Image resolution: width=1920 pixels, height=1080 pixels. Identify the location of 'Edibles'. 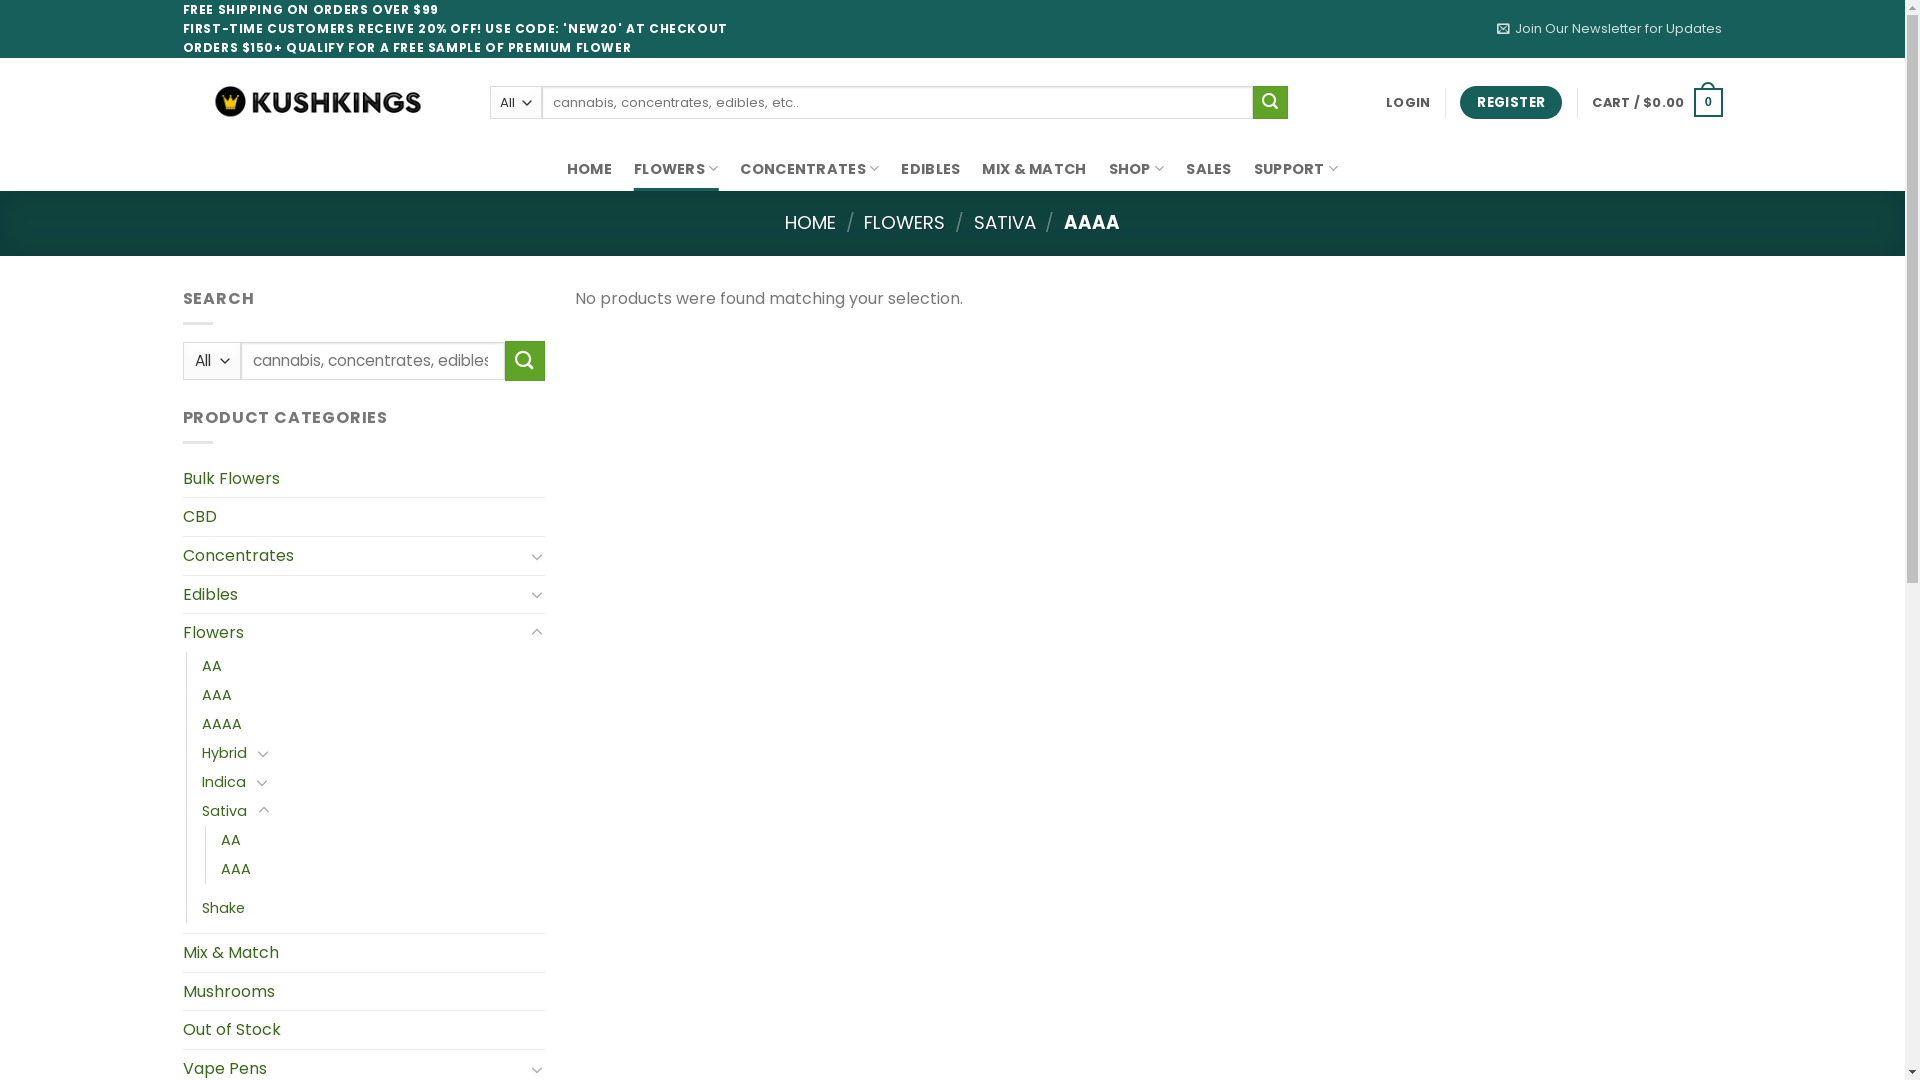
(353, 593).